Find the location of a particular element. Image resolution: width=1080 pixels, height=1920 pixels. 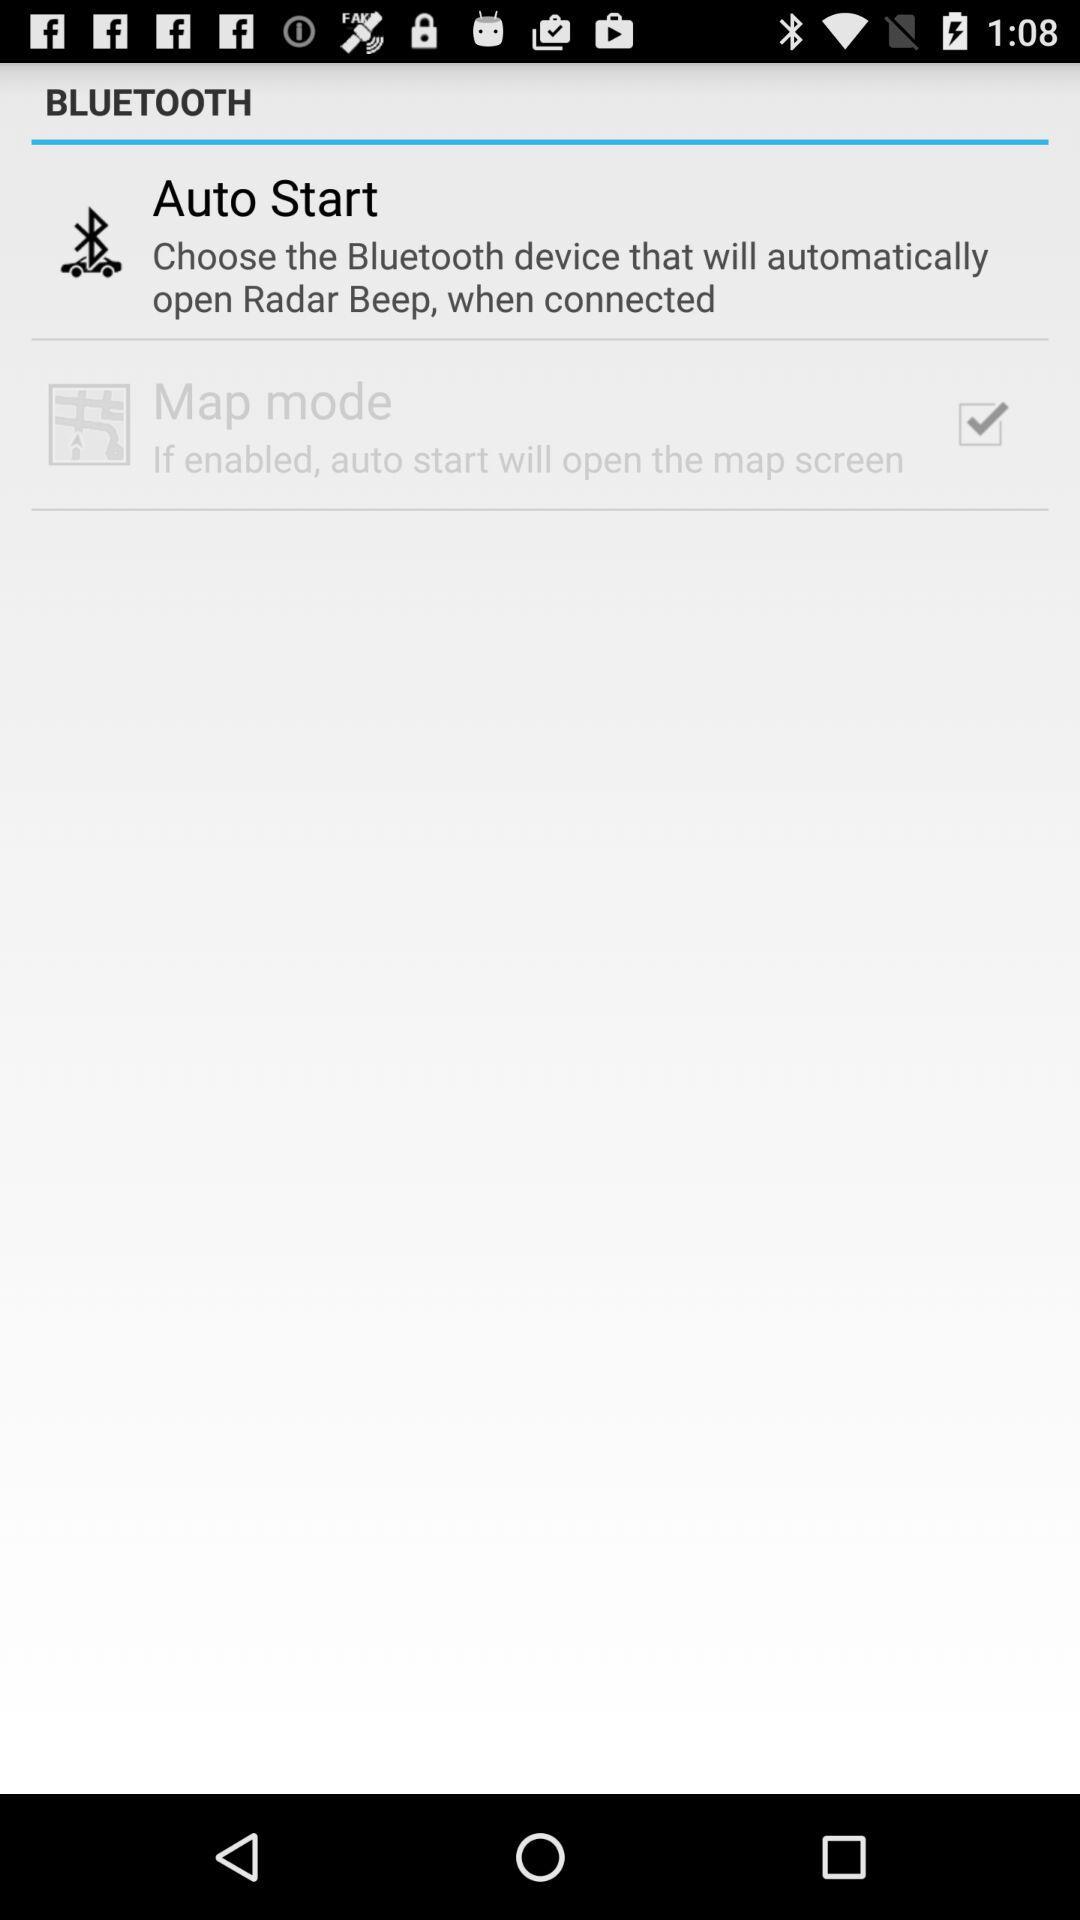

the map mode is located at coordinates (272, 399).